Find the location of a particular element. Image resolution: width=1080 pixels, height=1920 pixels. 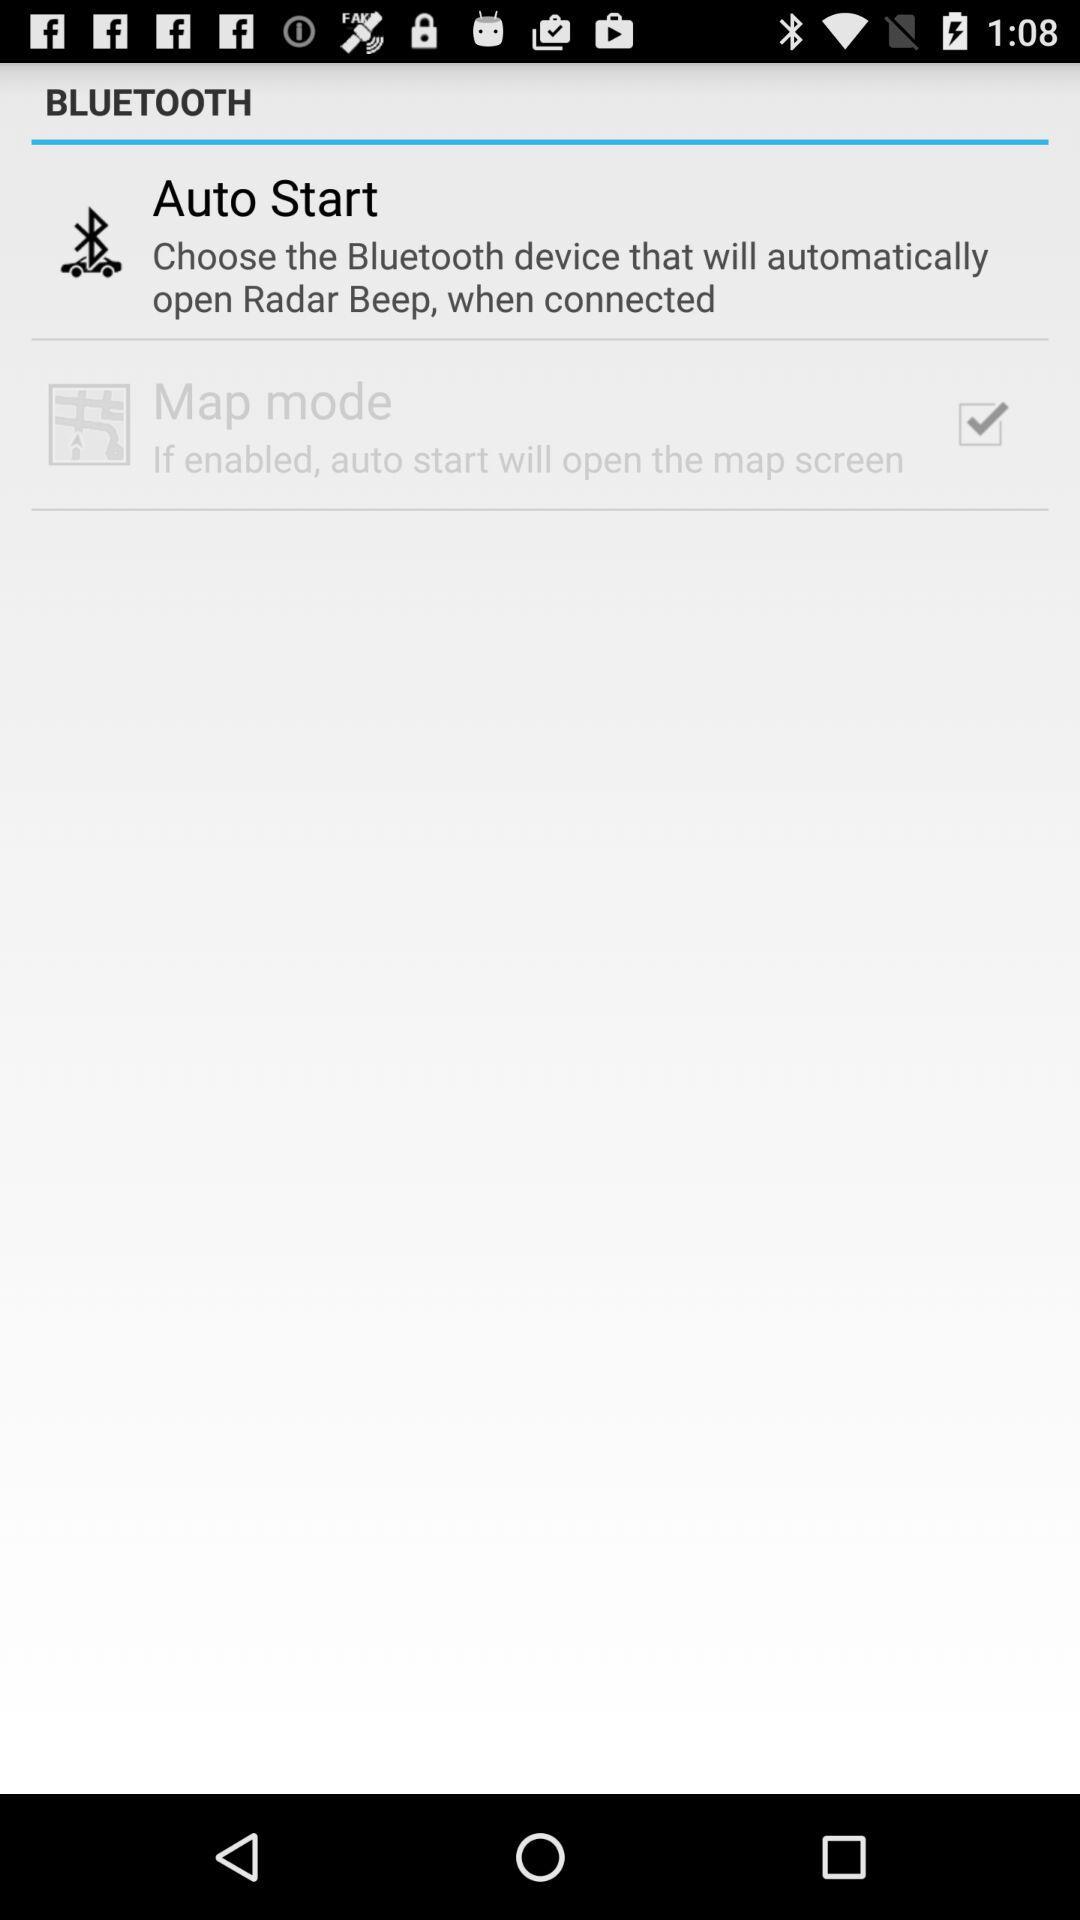

the map mode is located at coordinates (272, 399).